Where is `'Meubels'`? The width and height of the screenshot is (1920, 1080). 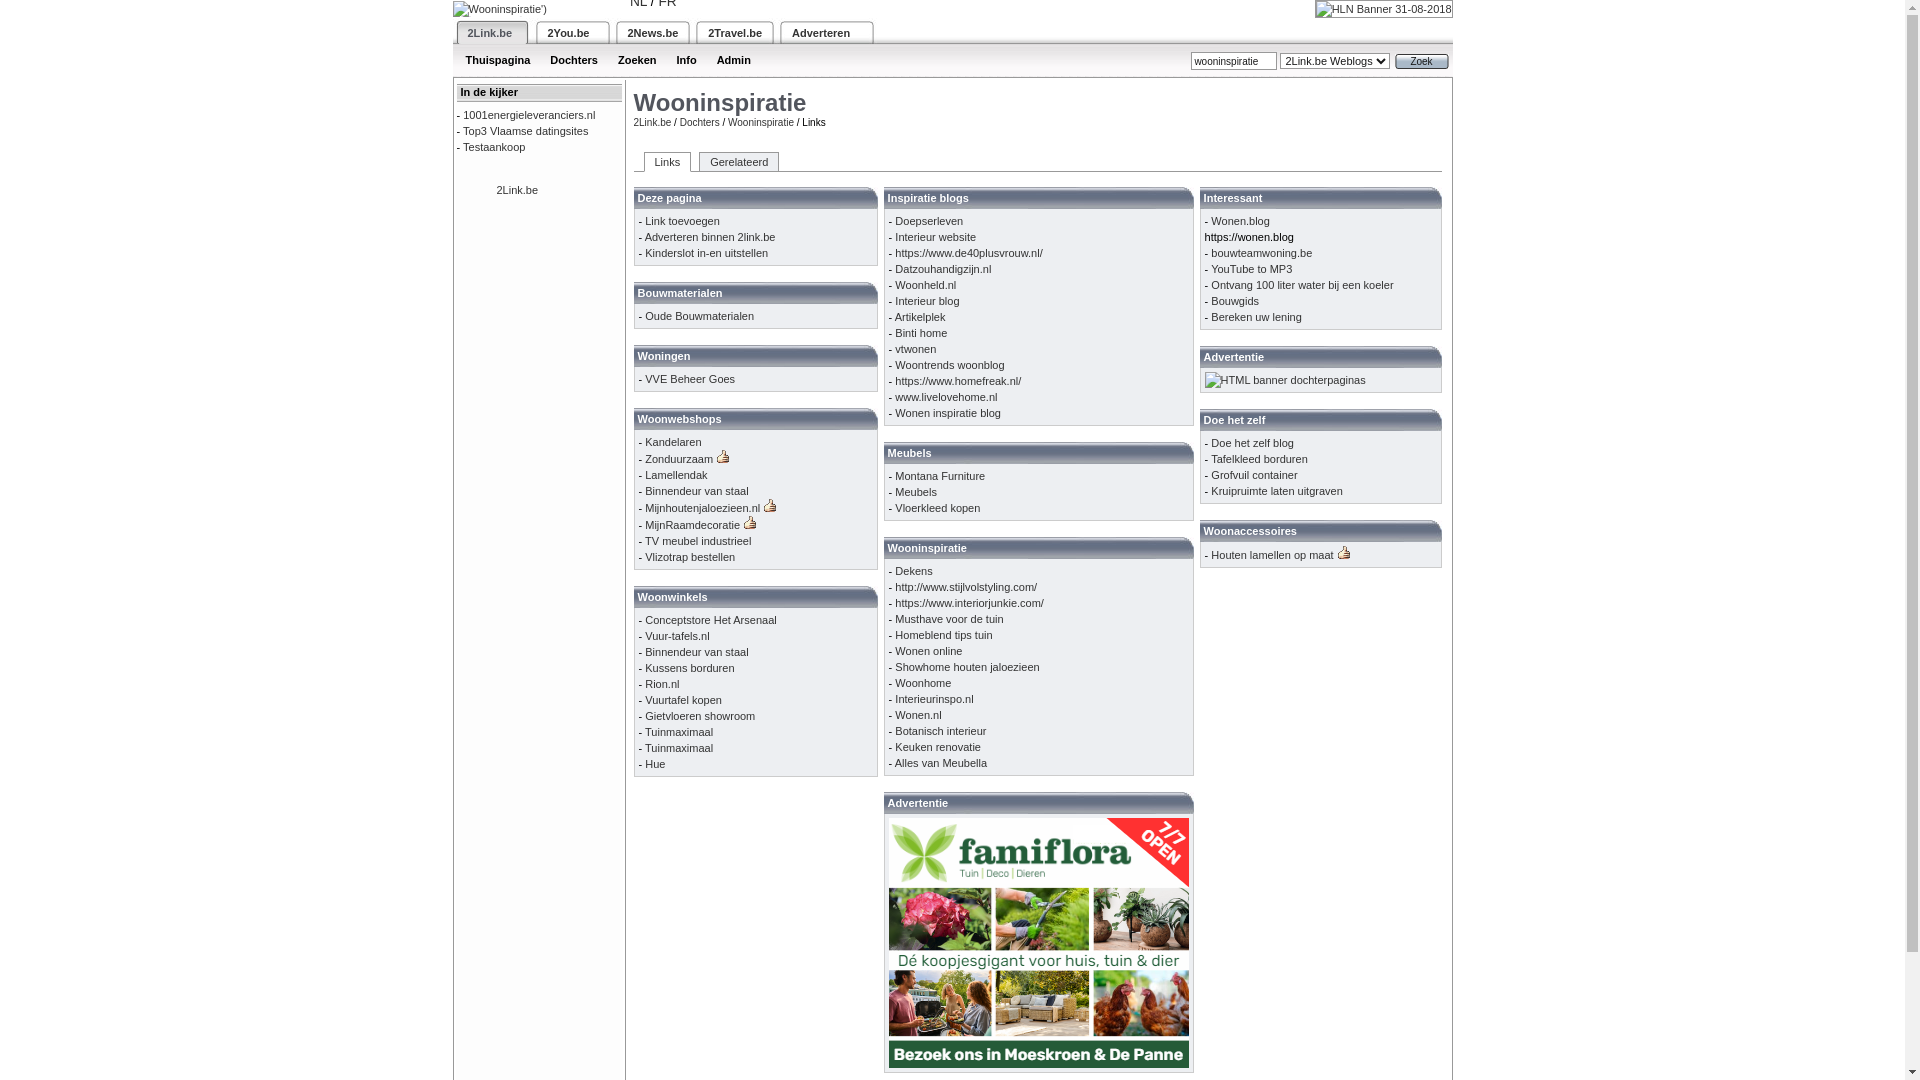
'Meubels' is located at coordinates (893, 492).